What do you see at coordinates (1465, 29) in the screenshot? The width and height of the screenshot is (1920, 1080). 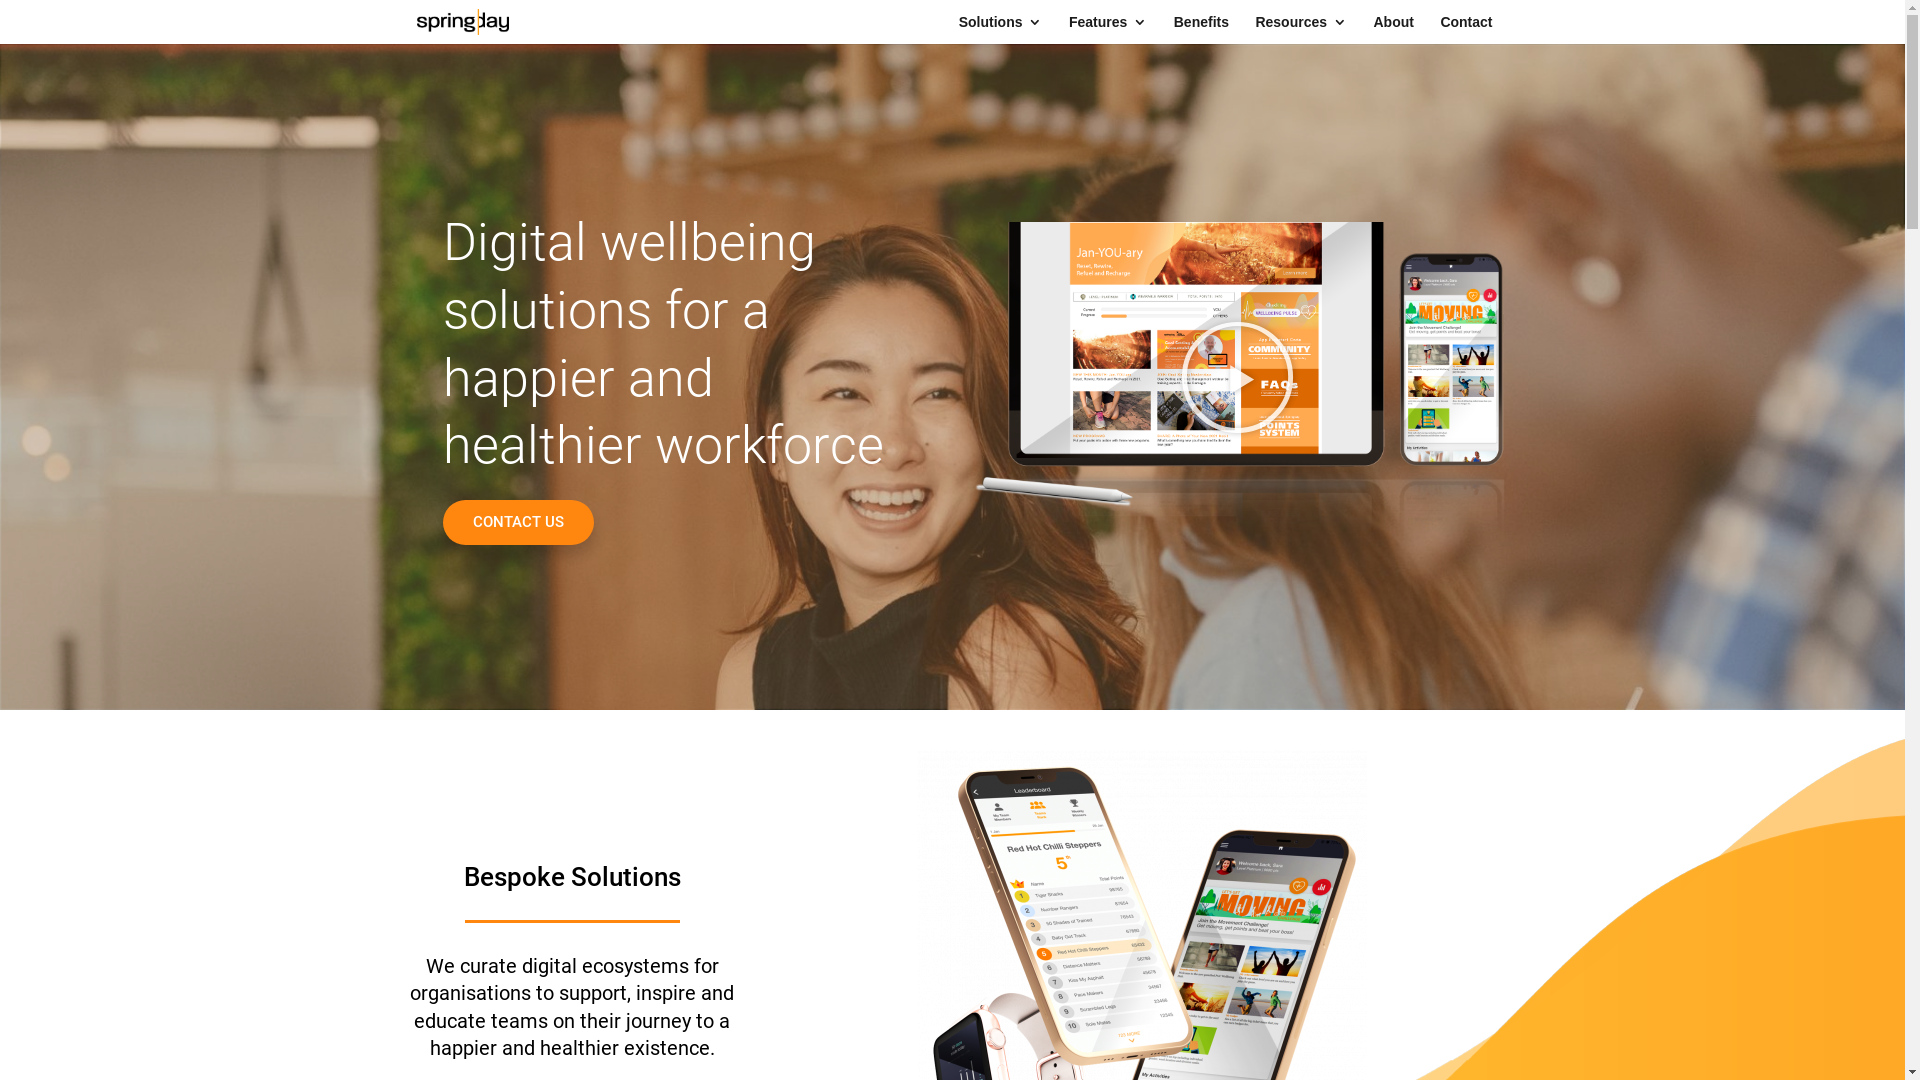 I see `'Contact'` at bounding box center [1465, 29].